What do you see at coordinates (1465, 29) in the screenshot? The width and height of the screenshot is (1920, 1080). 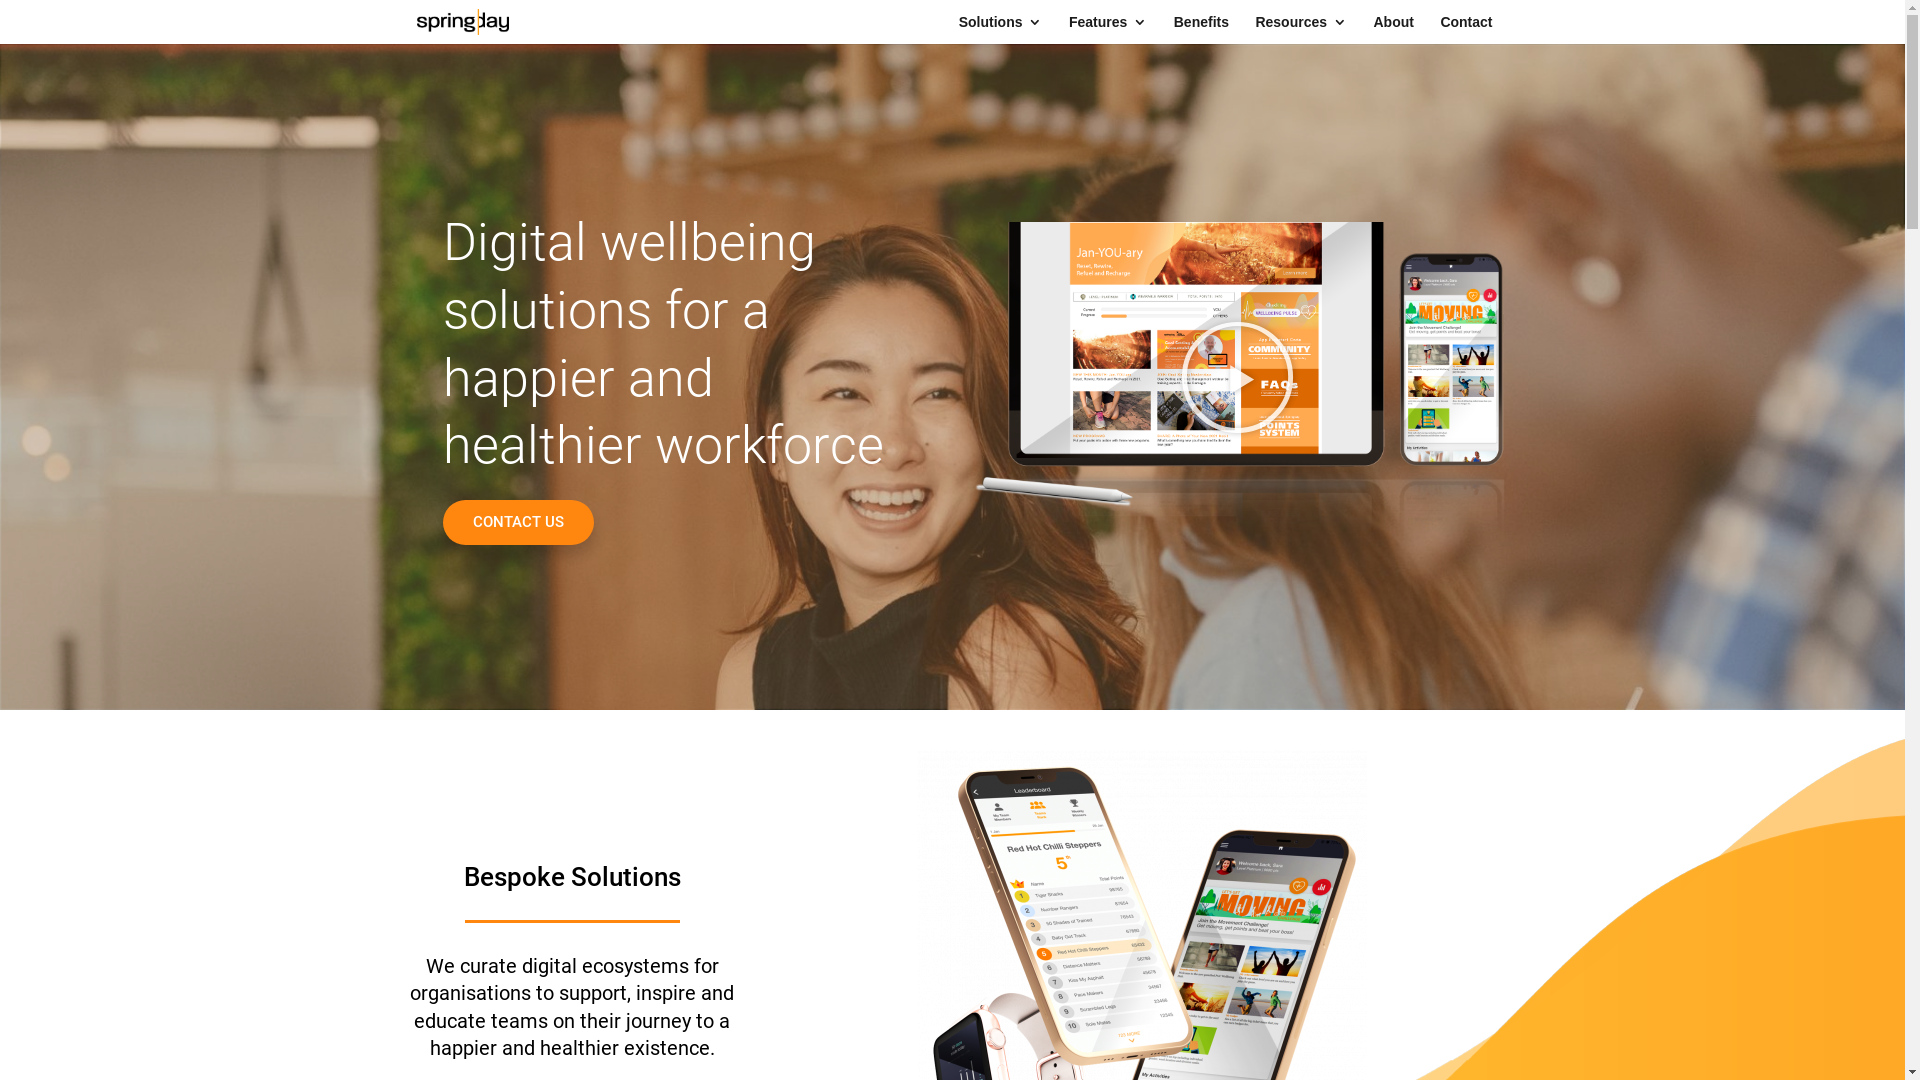 I see `'Contact'` at bounding box center [1465, 29].